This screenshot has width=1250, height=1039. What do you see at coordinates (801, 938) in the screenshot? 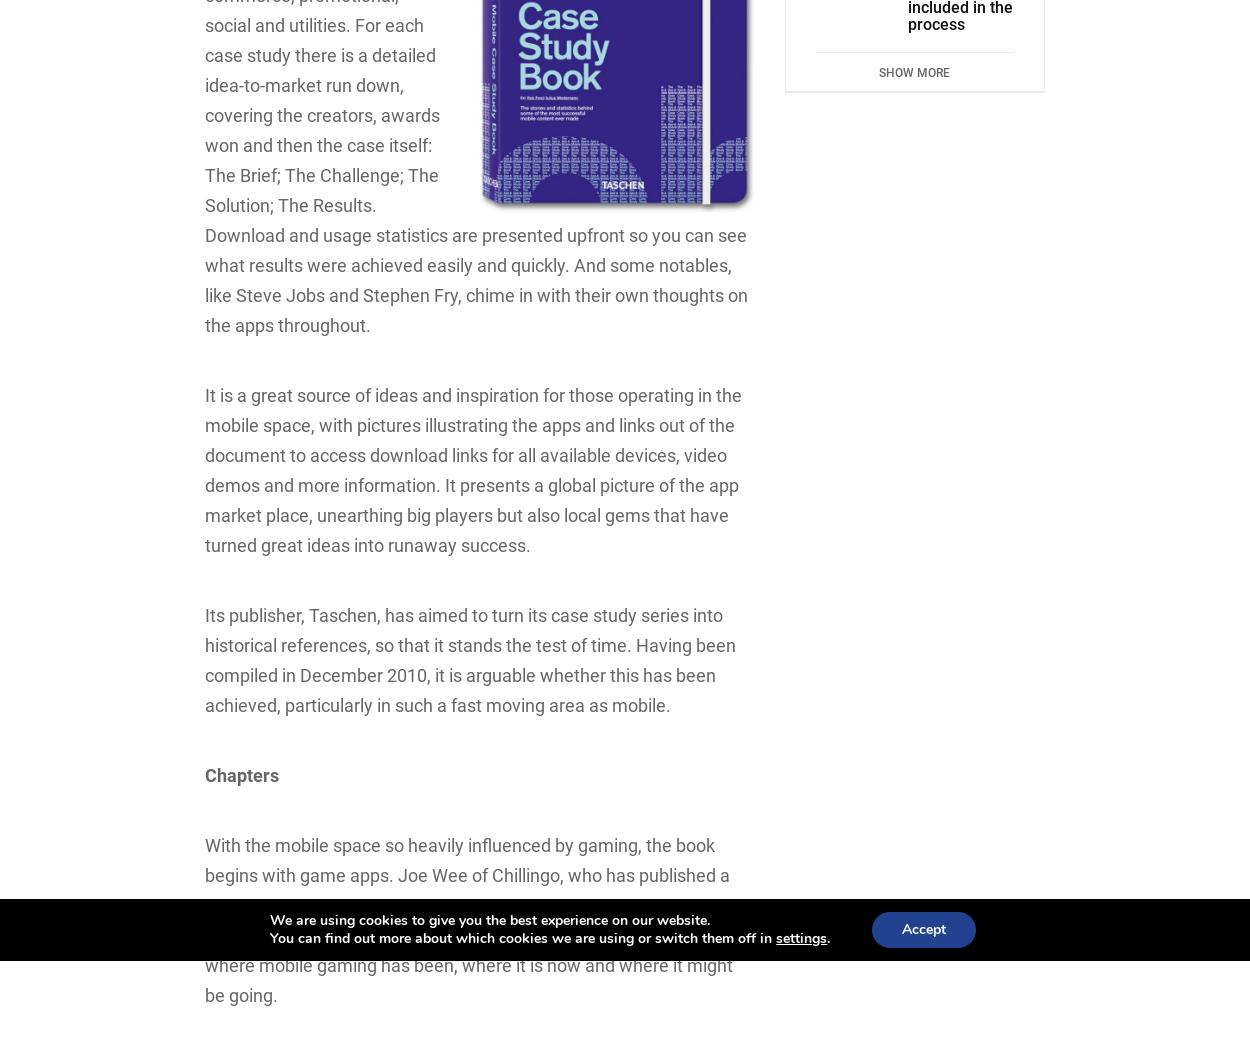
I see `'settings'` at bounding box center [801, 938].